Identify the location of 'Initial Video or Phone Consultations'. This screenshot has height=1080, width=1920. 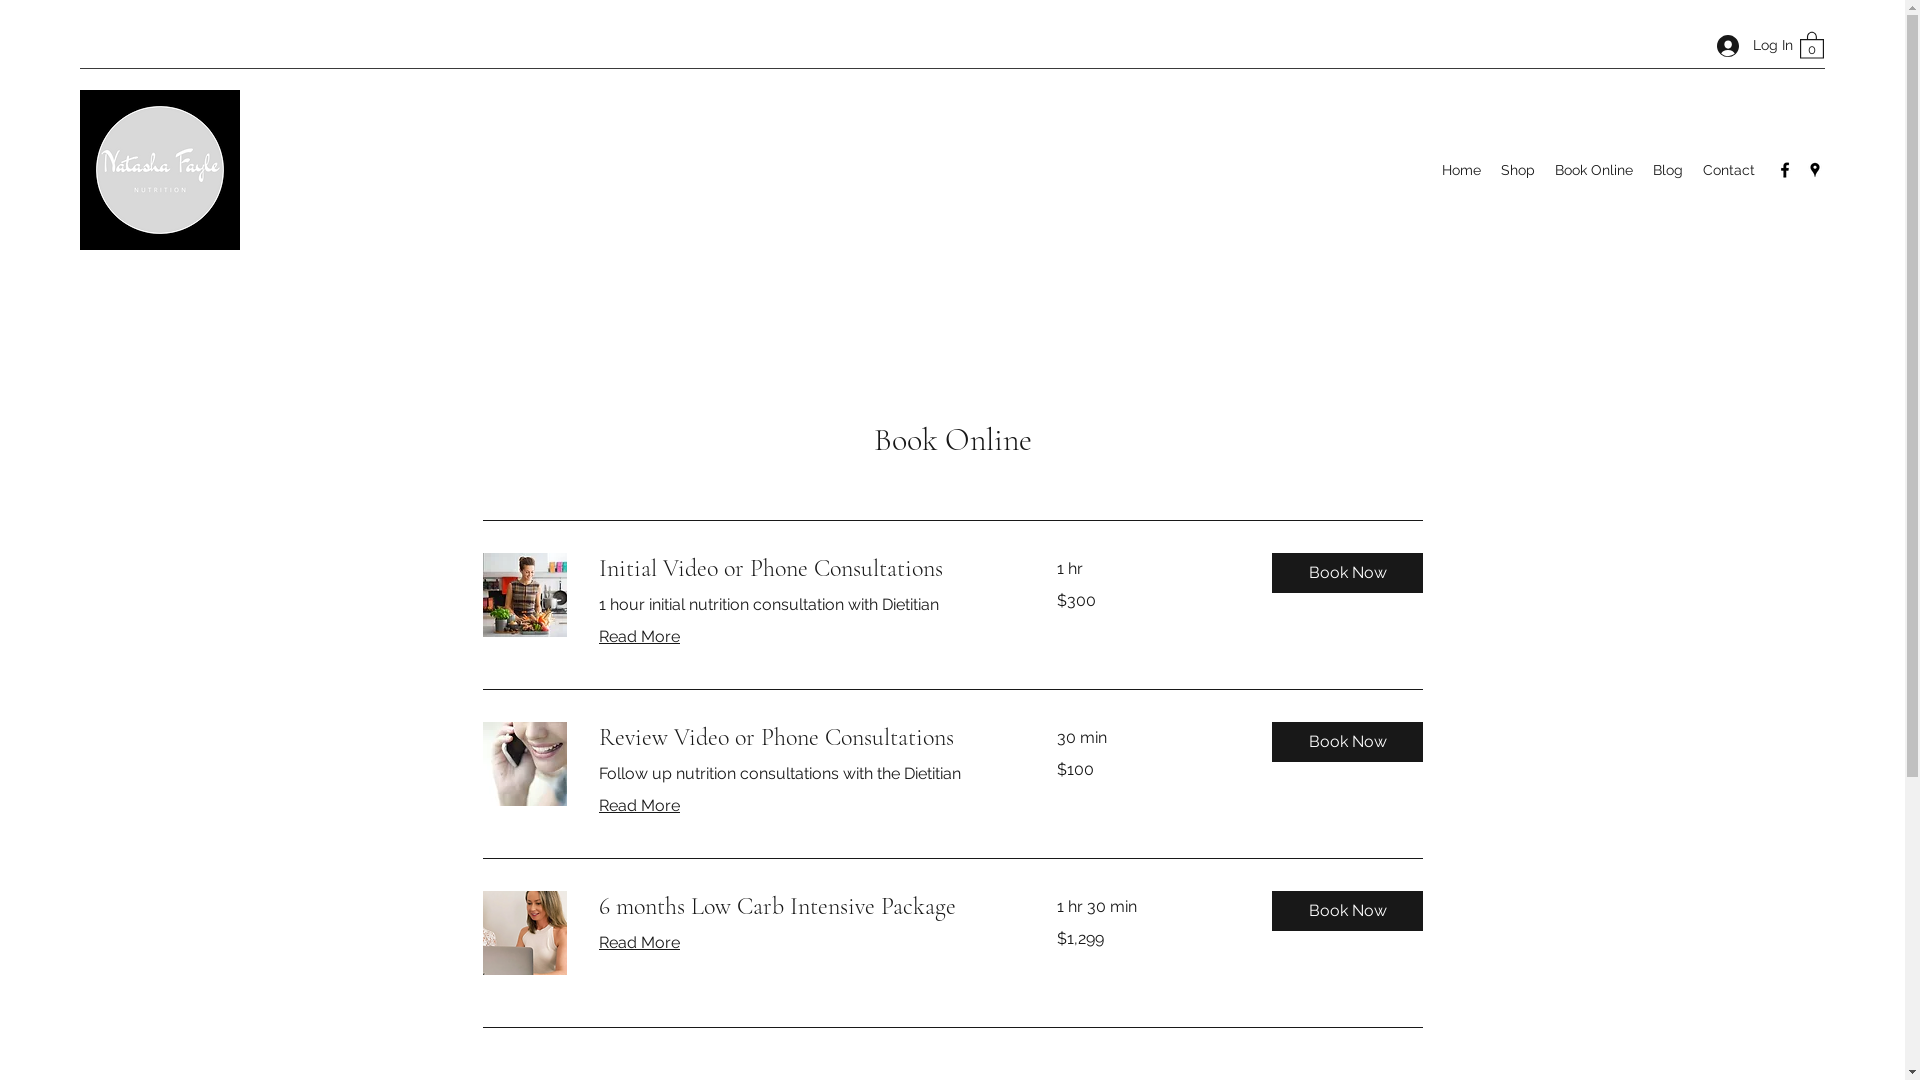
(802, 569).